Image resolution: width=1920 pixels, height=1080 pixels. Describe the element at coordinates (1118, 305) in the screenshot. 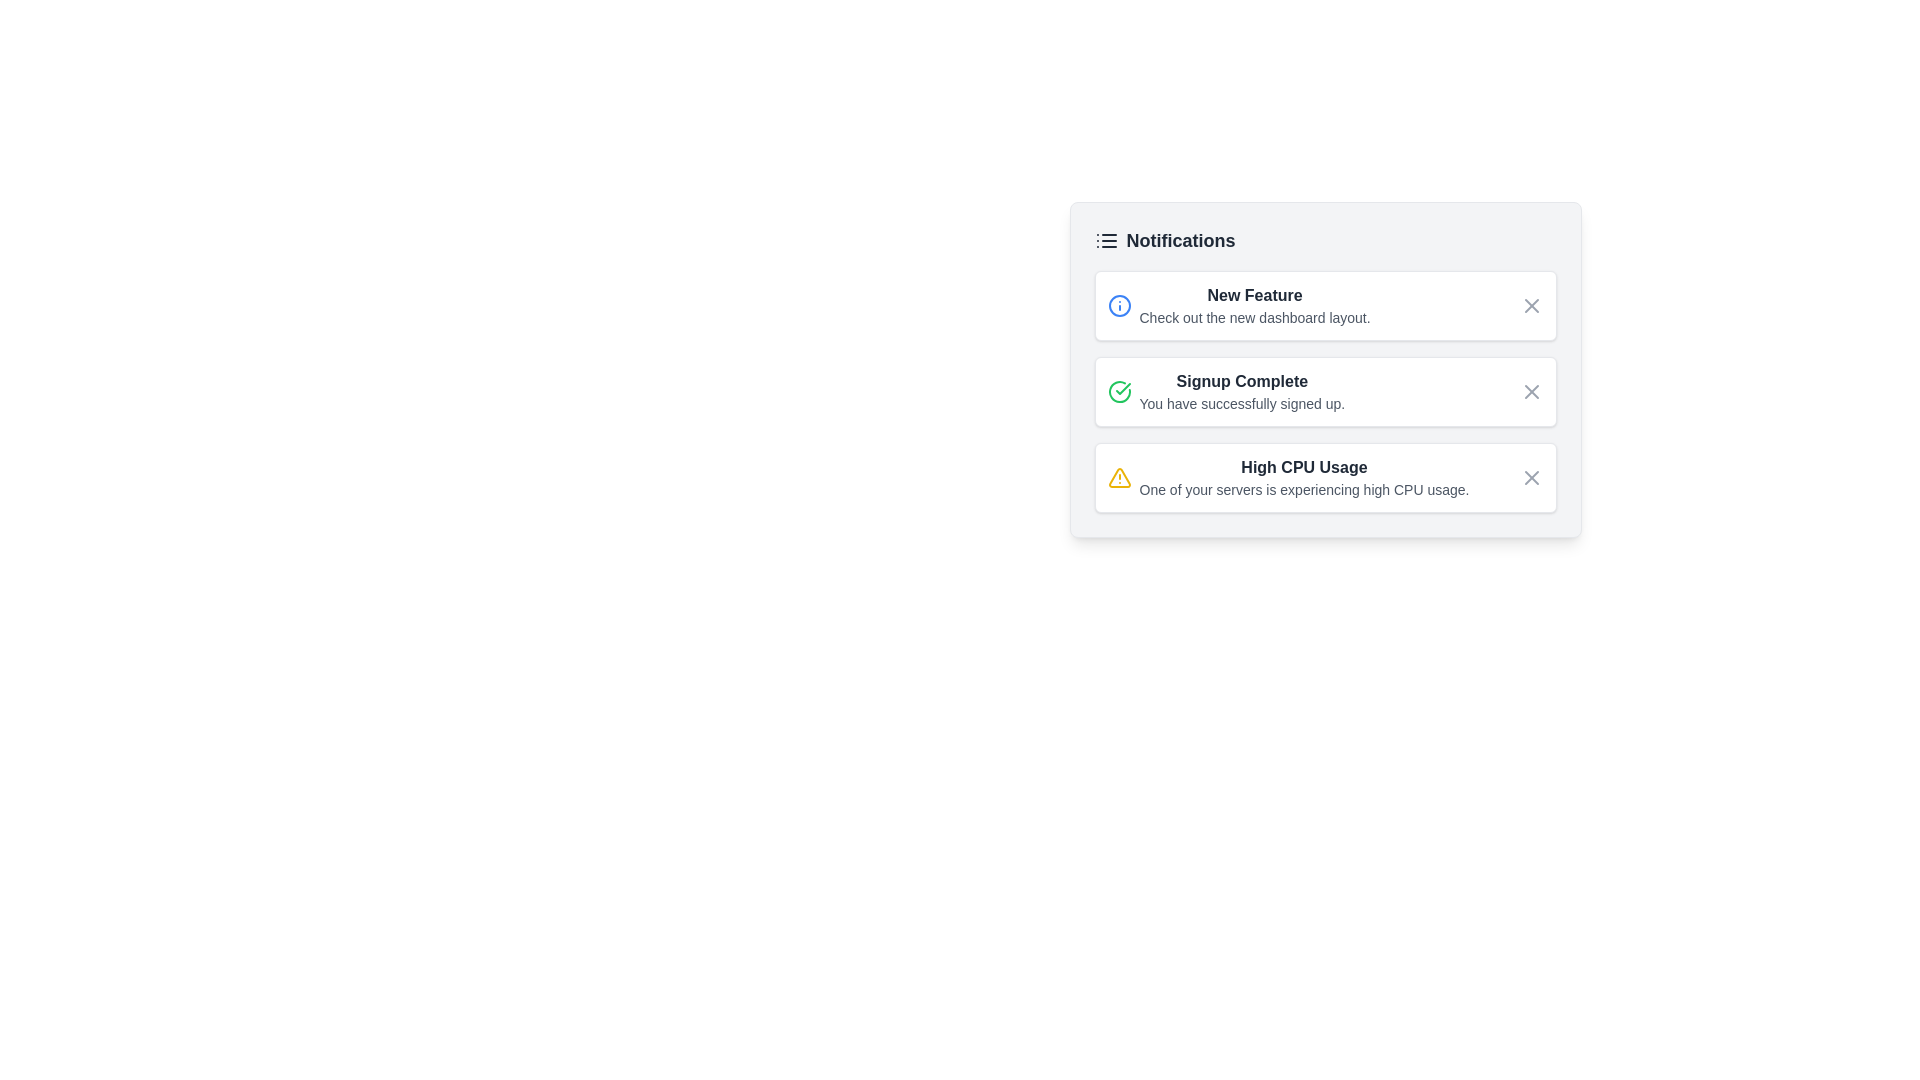

I see `the circular blue outline icon positioned to the left of the notification entry titled 'New Feature' within the notifications list` at that location.